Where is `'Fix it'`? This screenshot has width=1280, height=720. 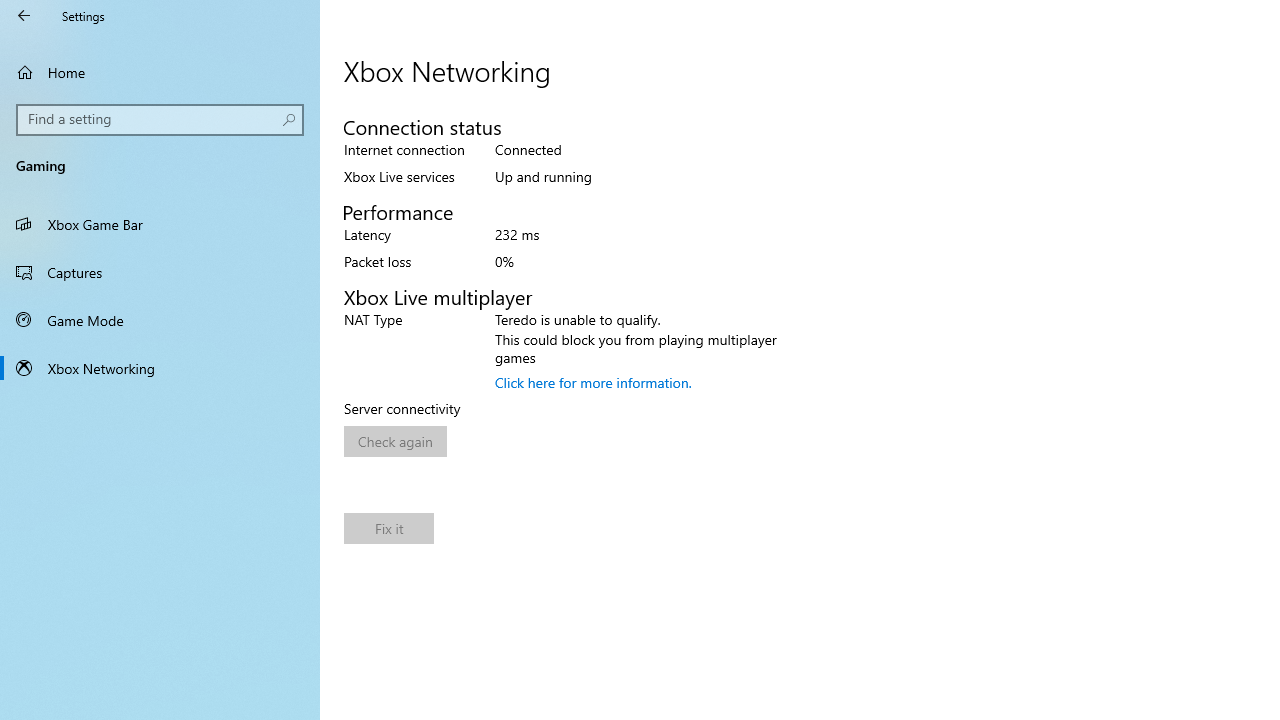
'Fix it' is located at coordinates (389, 527).